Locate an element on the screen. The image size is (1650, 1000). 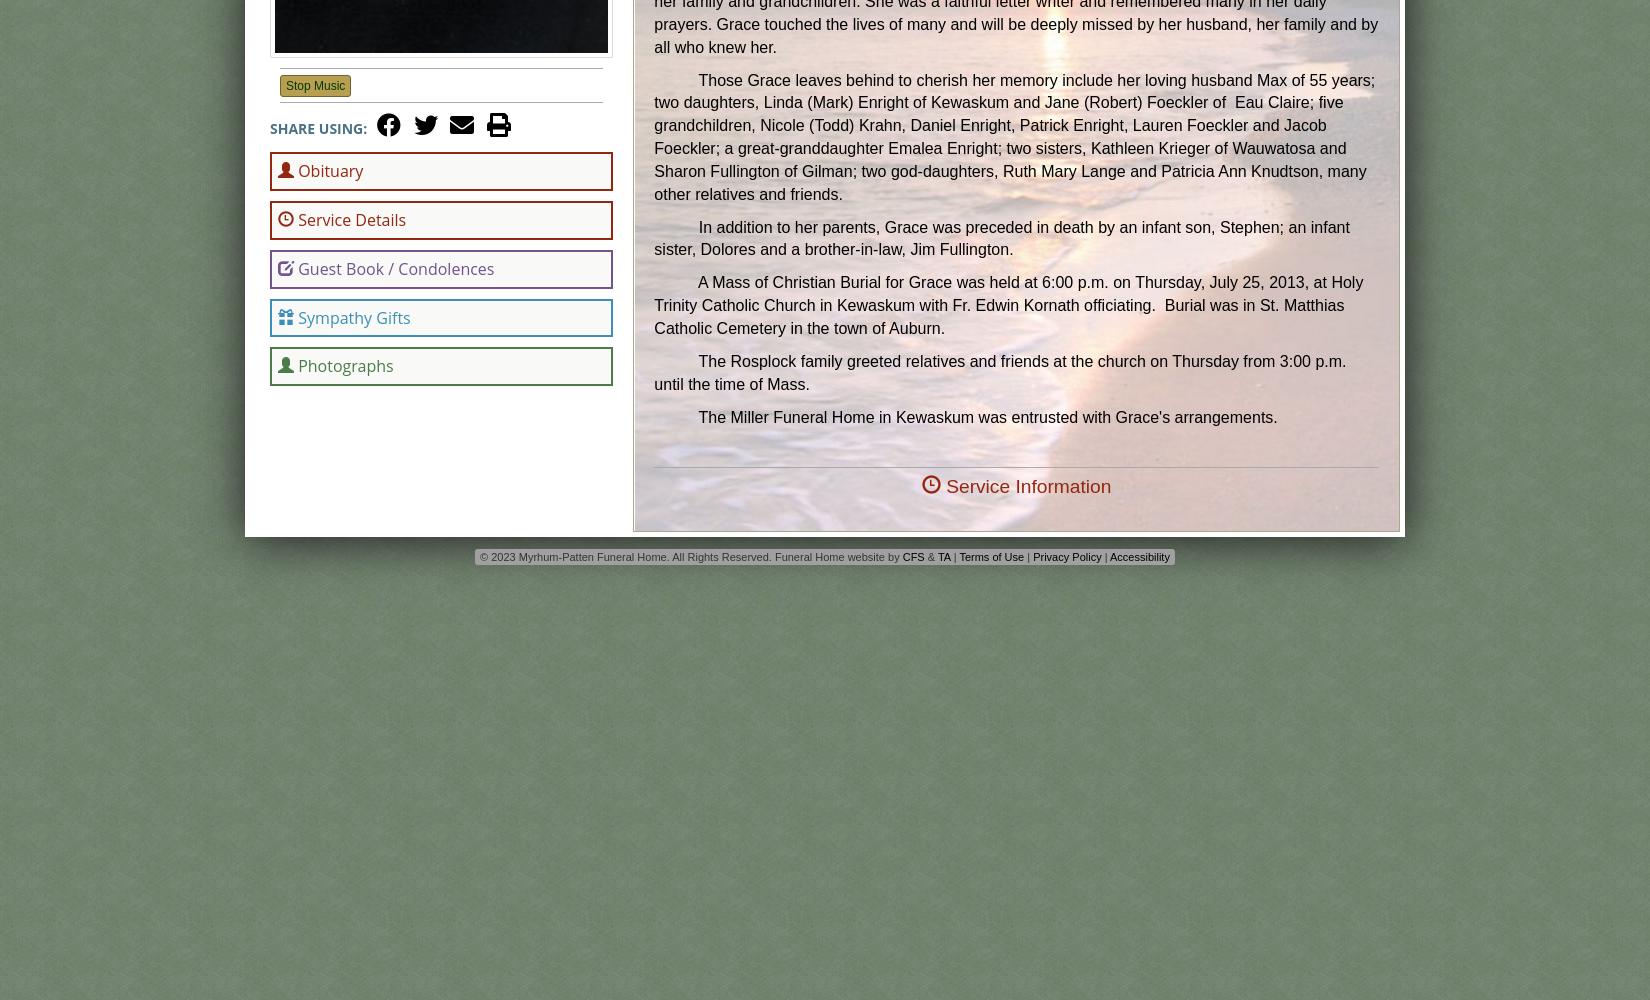
'&' is located at coordinates (930, 556).